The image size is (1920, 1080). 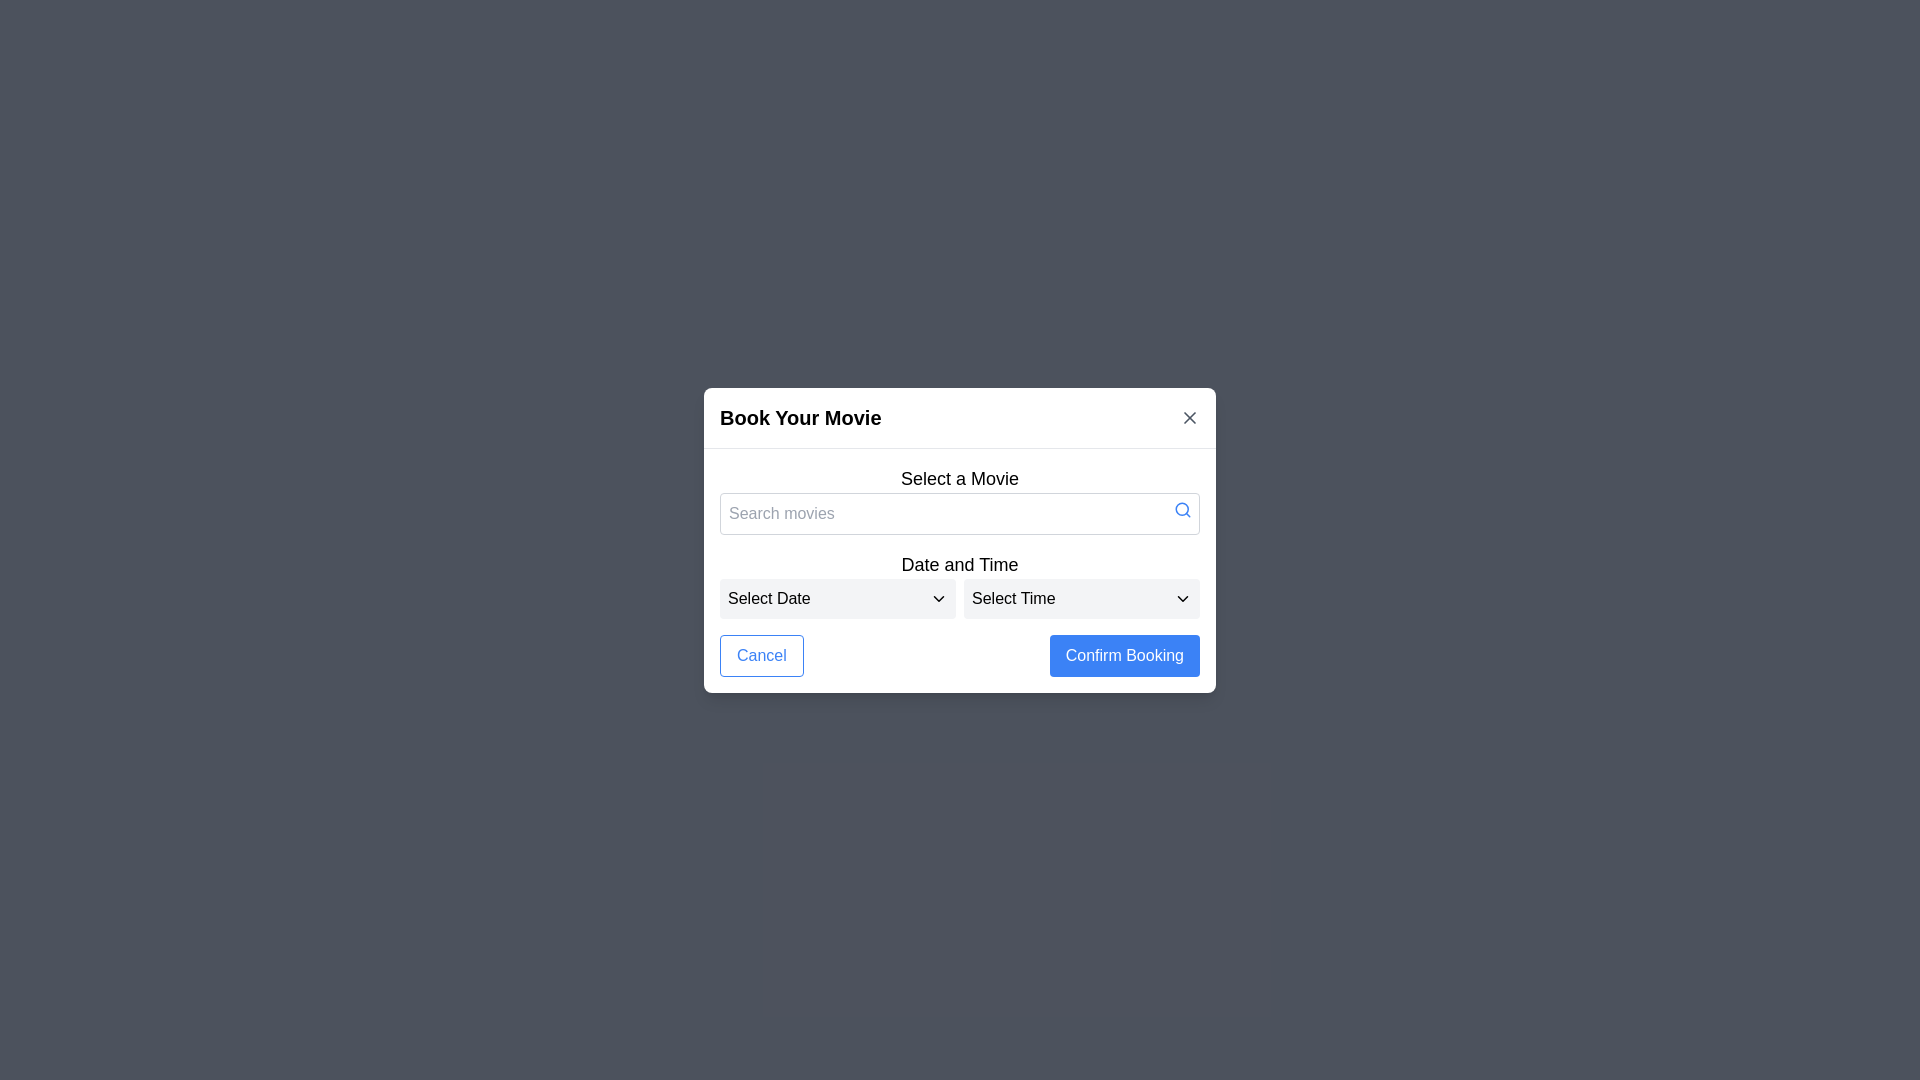 I want to click on the search icon located at the right end of the search bar in the 'Book Your Movie' modal, so click(x=1182, y=508).